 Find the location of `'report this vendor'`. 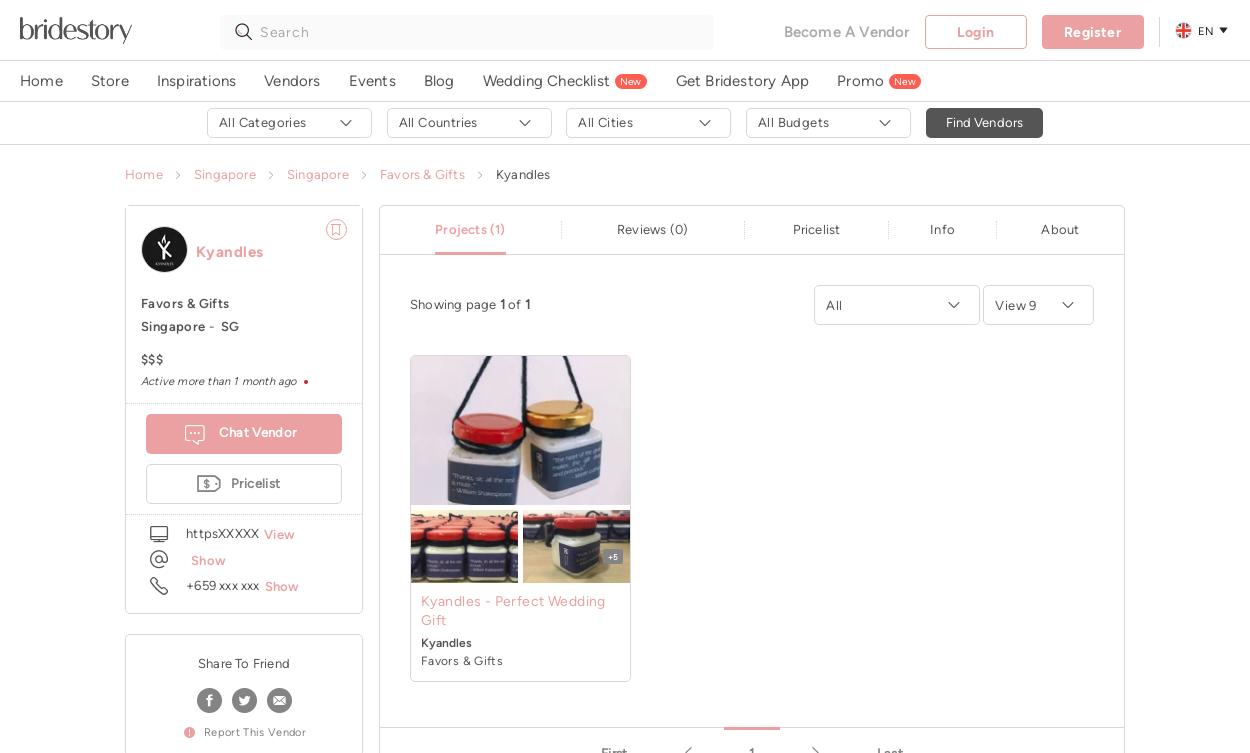

'report this vendor' is located at coordinates (203, 731).